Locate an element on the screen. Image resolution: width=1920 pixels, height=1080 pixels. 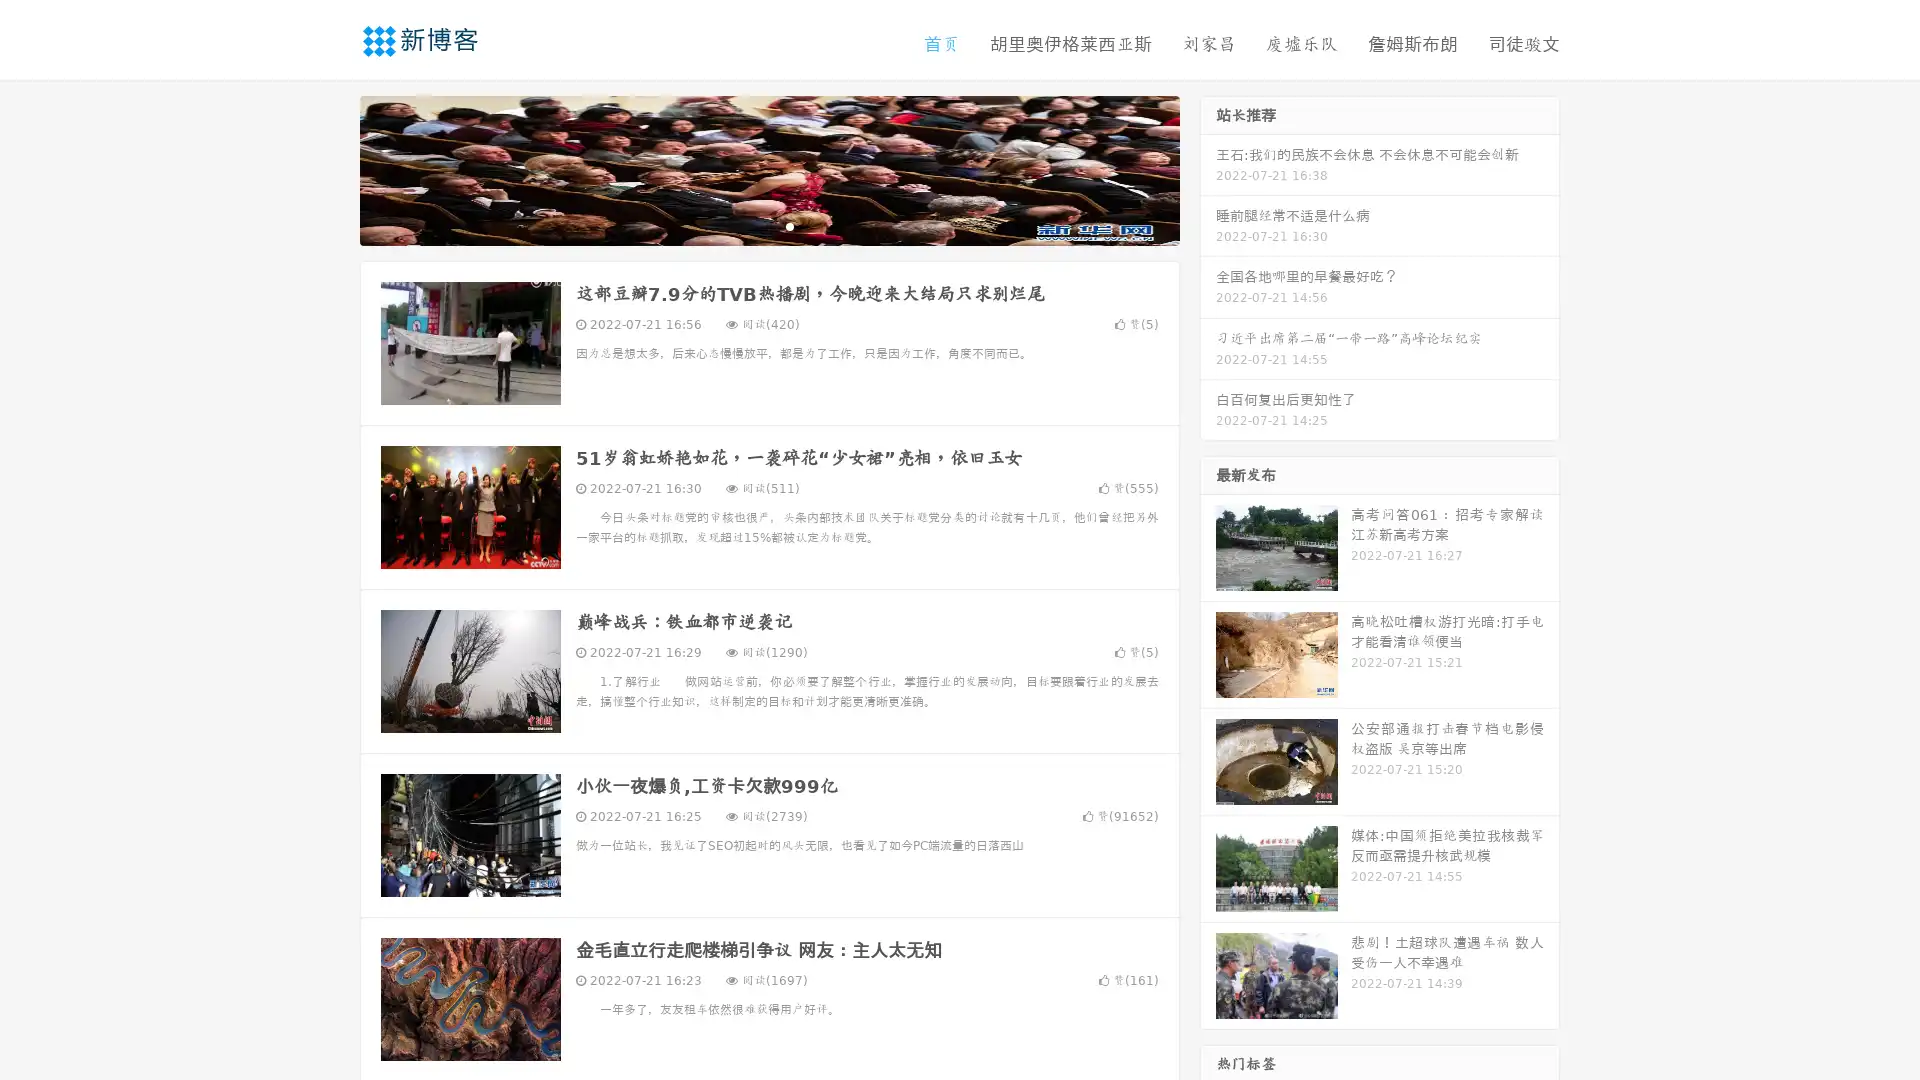
Next slide is located at coordinates (1208, 168).